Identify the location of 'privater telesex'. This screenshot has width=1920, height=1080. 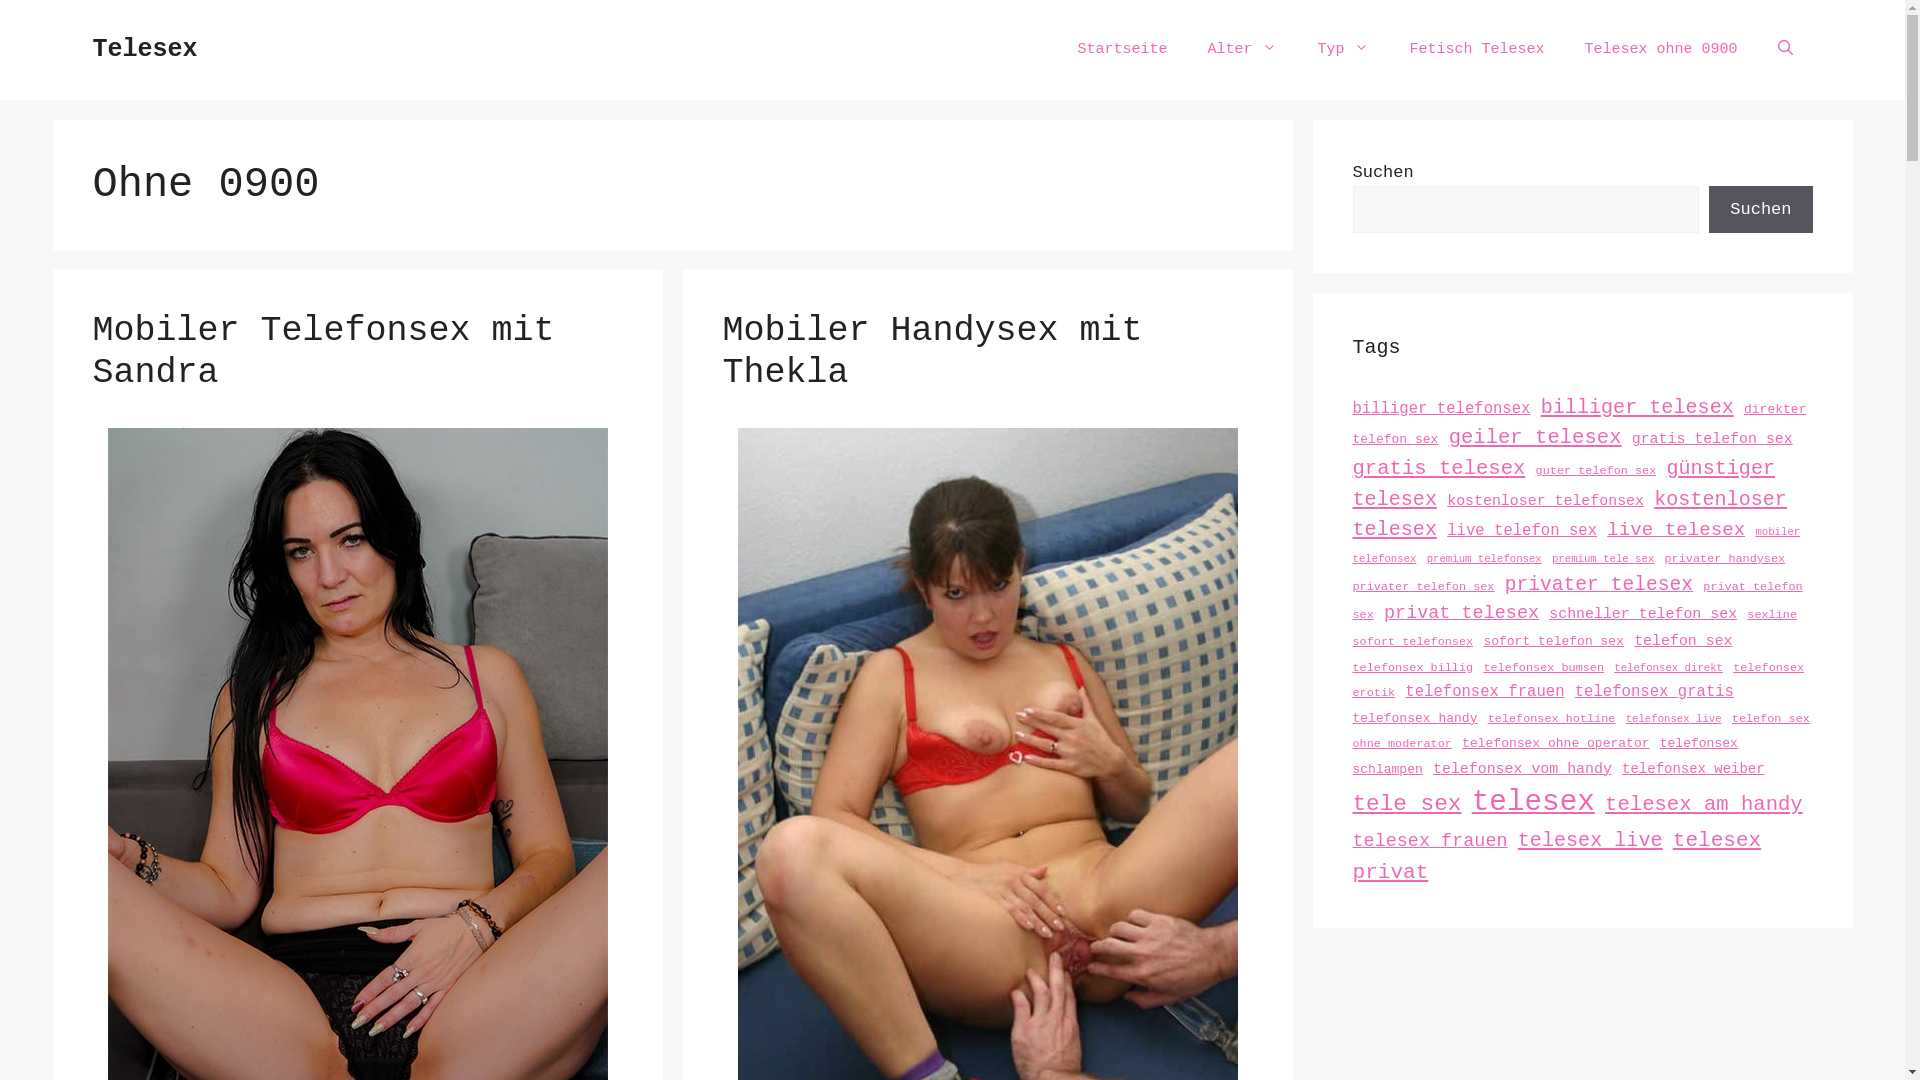
(1597, 585).